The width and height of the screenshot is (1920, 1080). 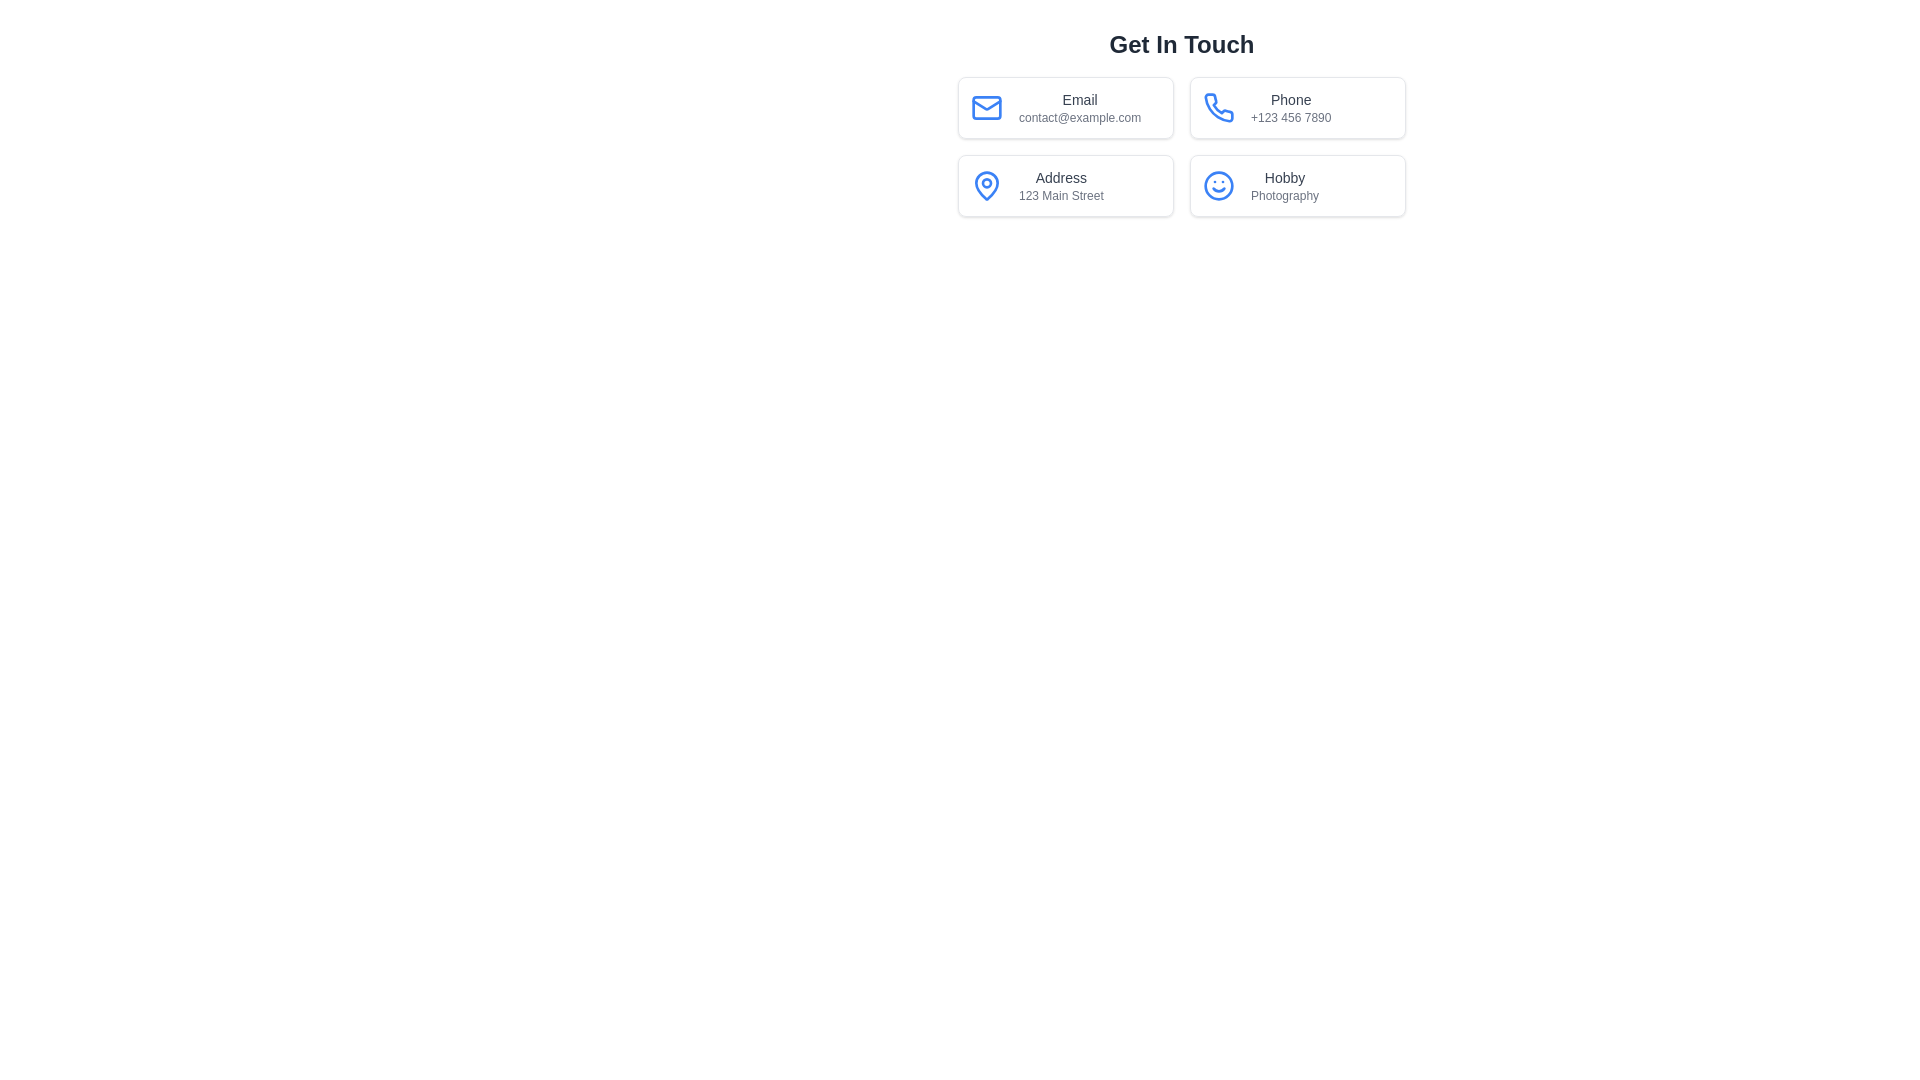 I want to click on the photography icon in the 'Hobby' section of the contact detail card, located in the second row, second column under the 'Get In Touch' header, so click(x=1218, y=185).